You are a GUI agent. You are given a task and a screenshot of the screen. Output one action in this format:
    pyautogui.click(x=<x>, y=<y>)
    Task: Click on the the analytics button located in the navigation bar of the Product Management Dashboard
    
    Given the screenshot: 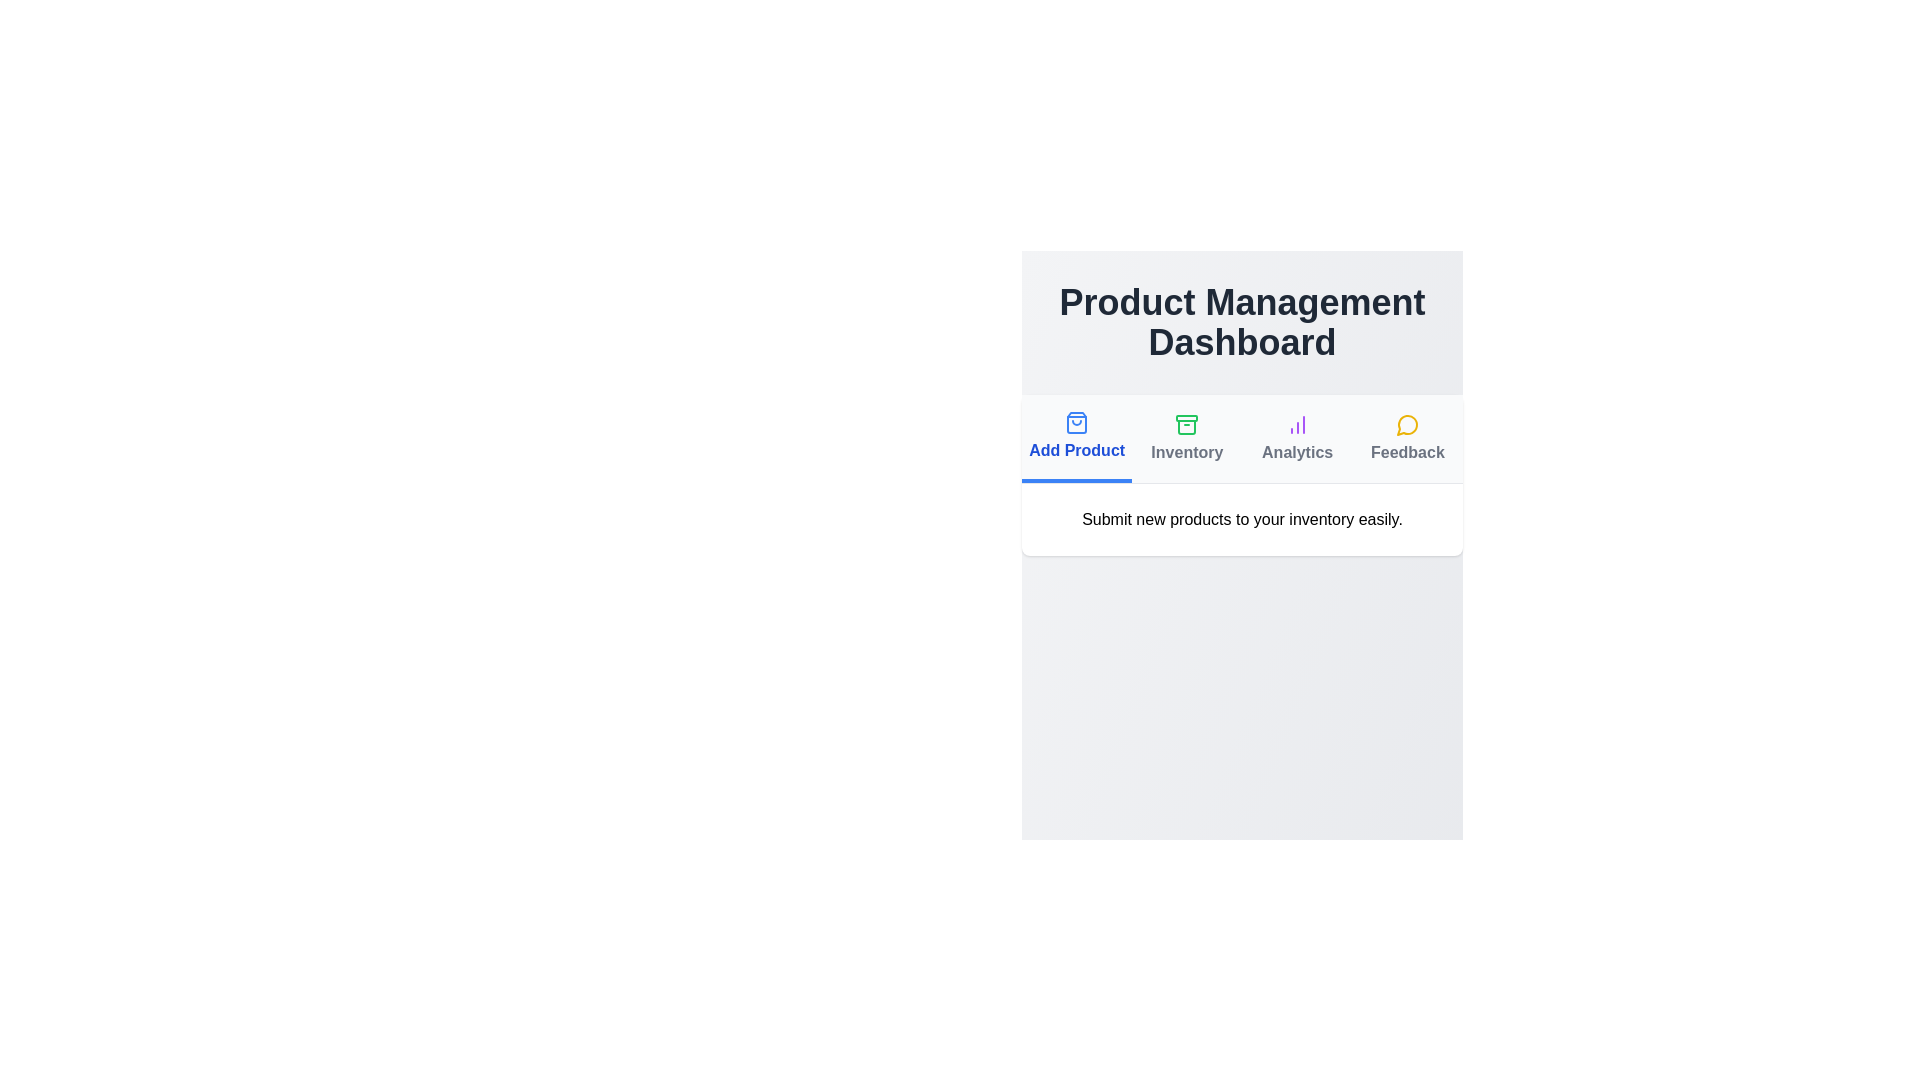 What is the action you would take?
    pyautogui.click(x=1297, y=438)
    